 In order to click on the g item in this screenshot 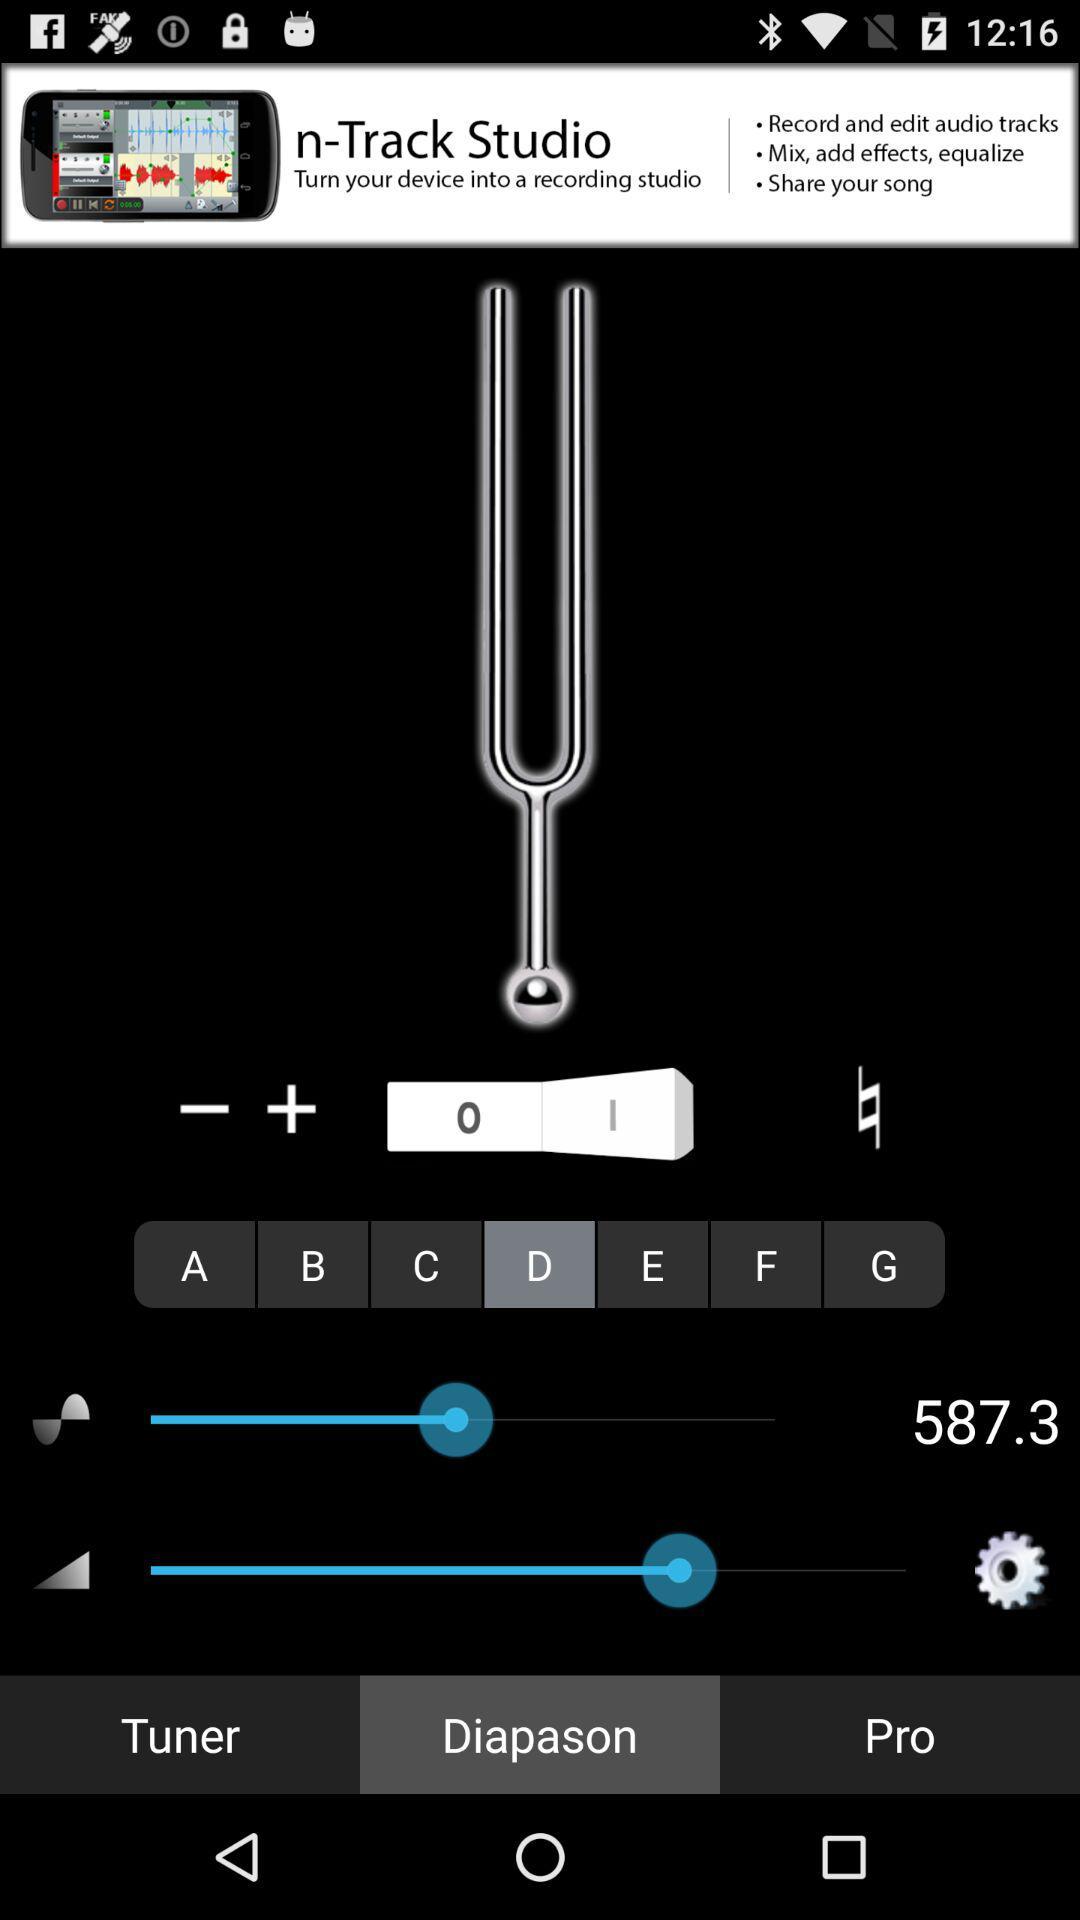, I will do `click(883, 1263)`.